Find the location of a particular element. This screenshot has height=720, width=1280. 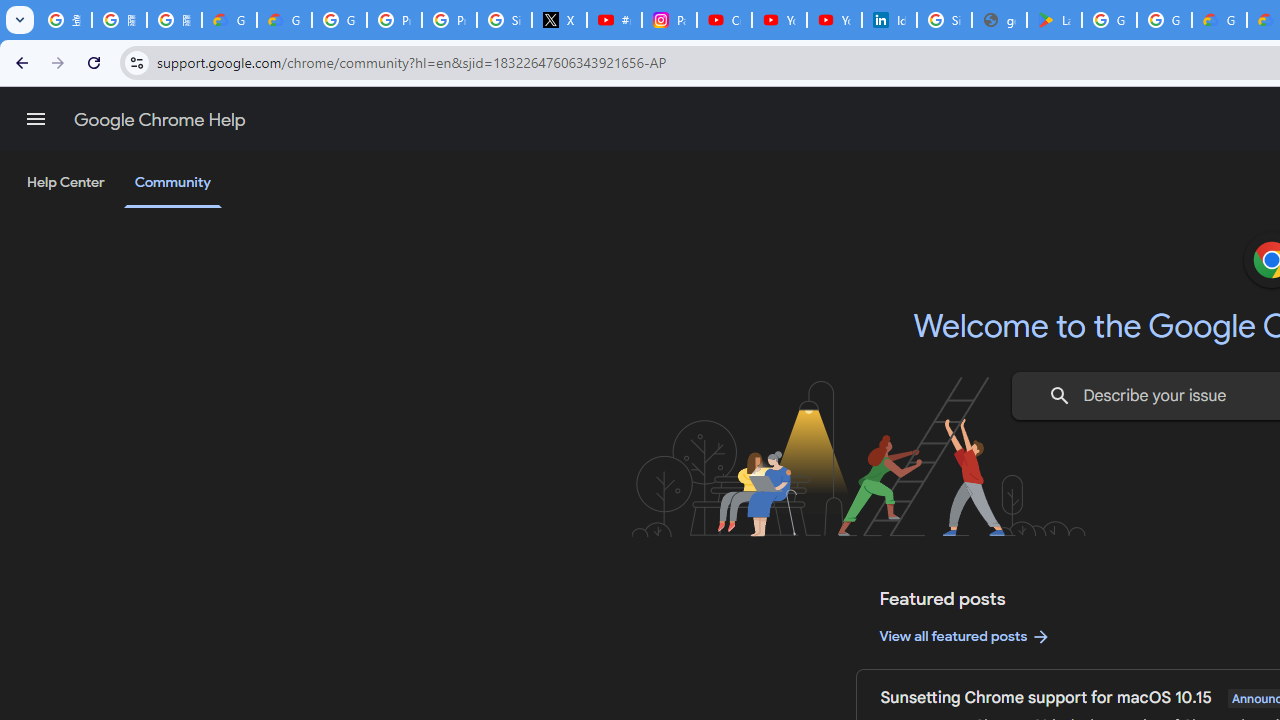

'#nbabasketballhighlights - YouTube' is located at coordinates (614, 20).